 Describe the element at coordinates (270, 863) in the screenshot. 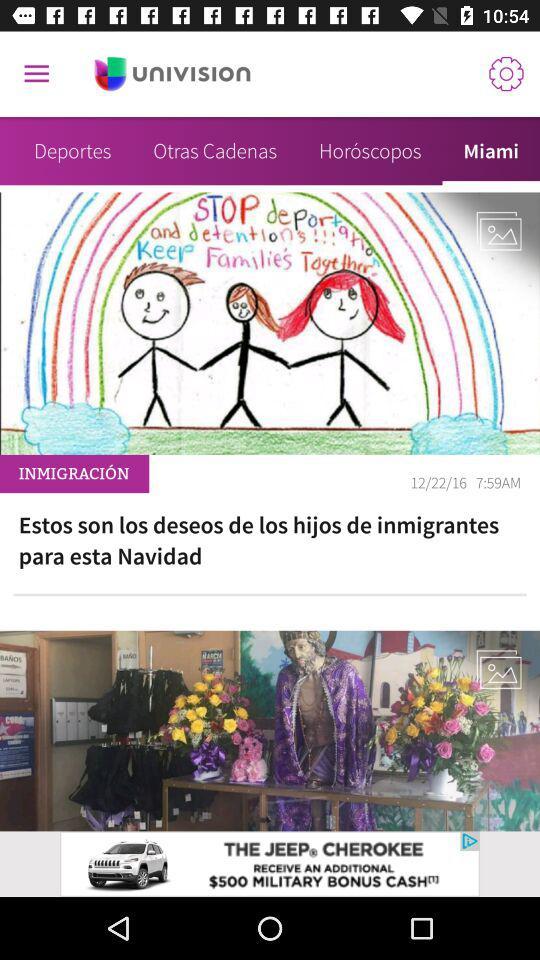

I see `jeep cherokee advertisement` at that location.